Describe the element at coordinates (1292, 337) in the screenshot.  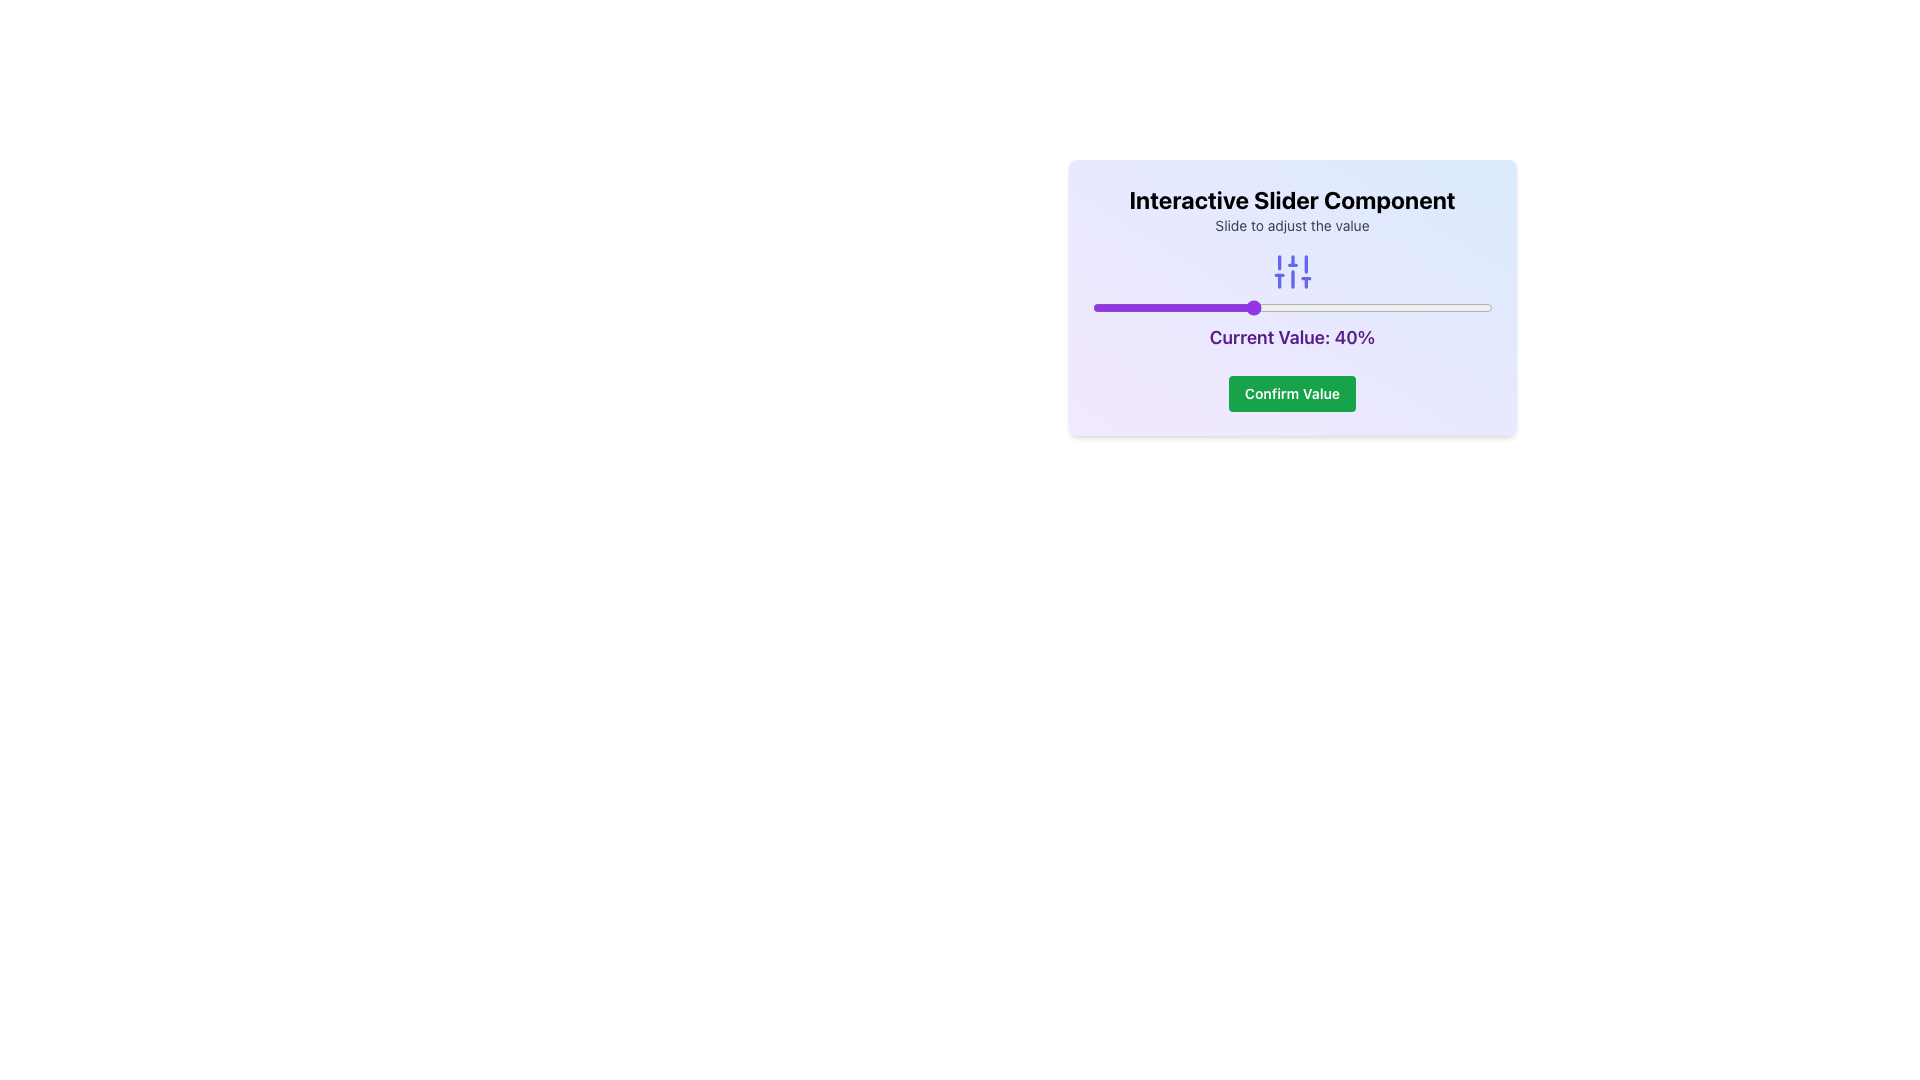
I see `the text label displaying 'Current Value: 40%' which is styled with bold purple text and positioned below the slider and above the 'Confirm Value' button` at that location.